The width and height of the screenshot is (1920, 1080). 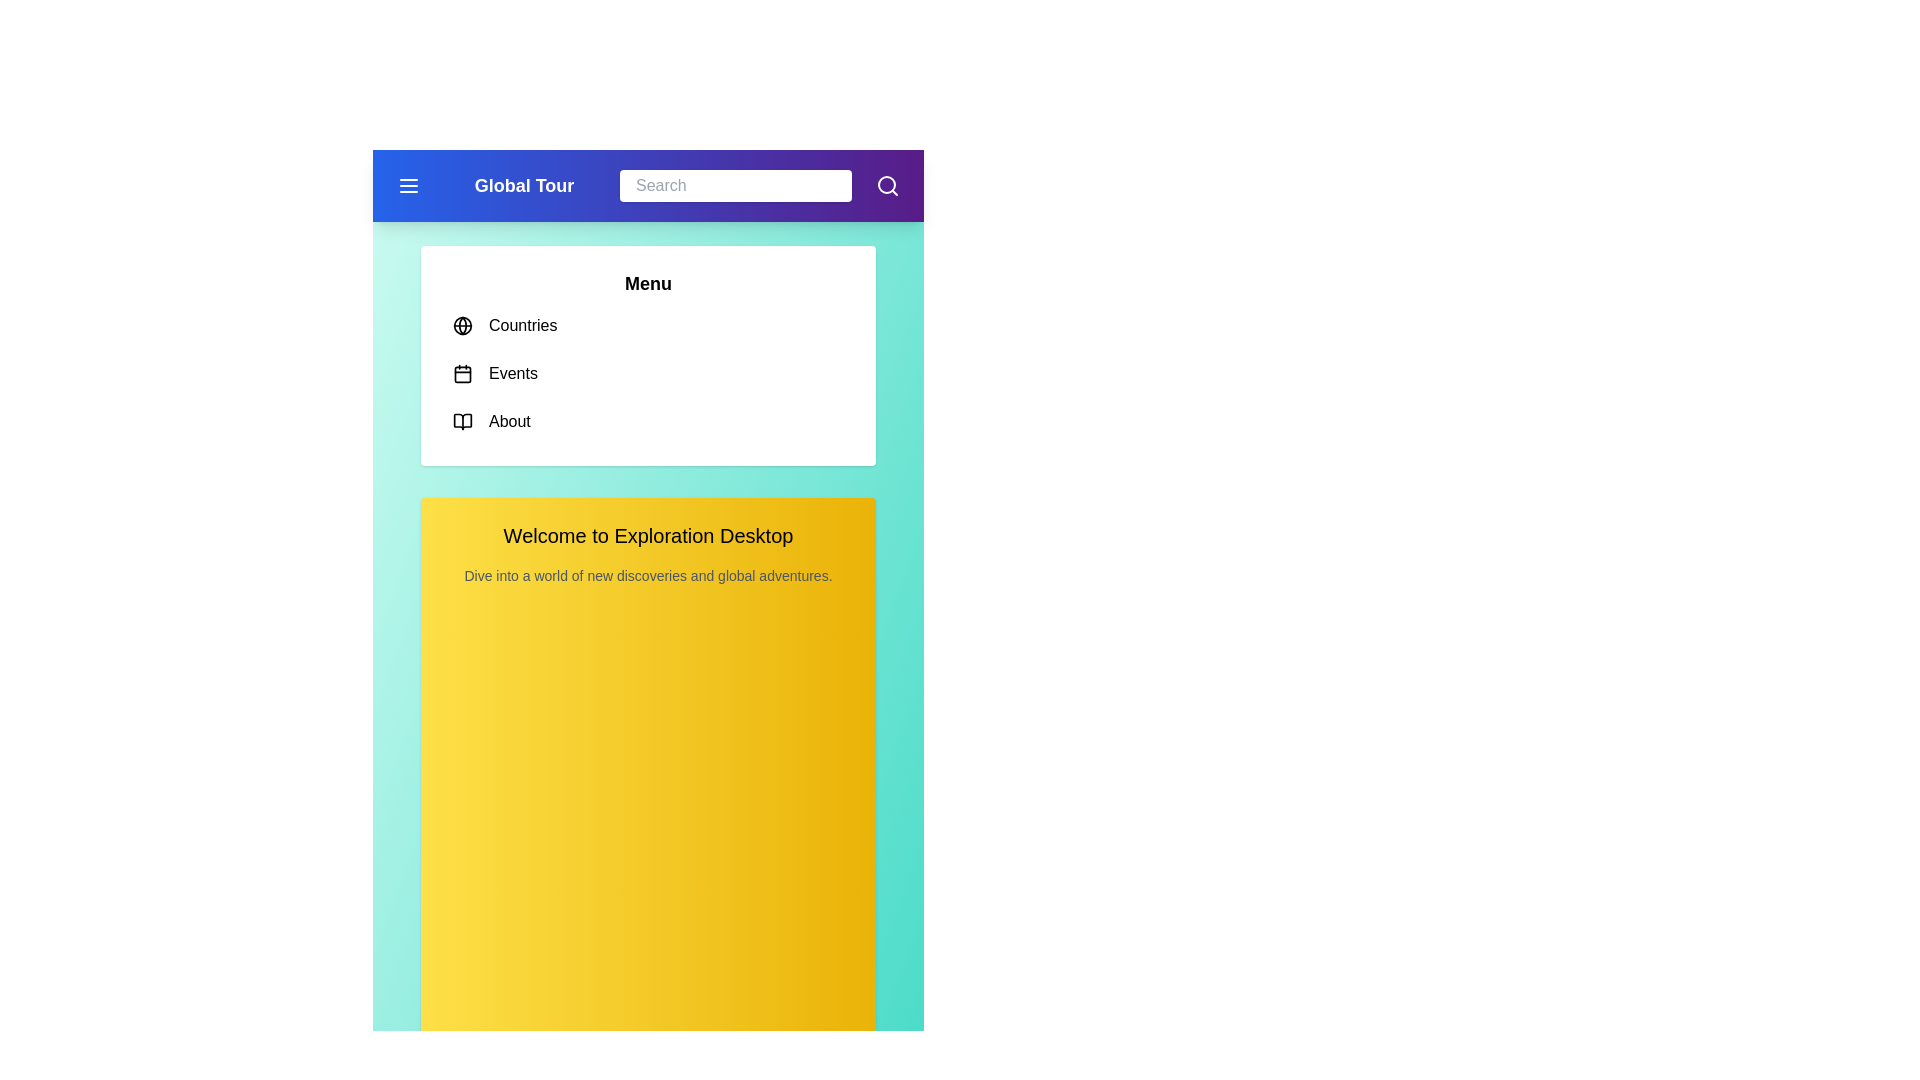 I want to click on the menu item About from the menu, so click(x=648, y=420).